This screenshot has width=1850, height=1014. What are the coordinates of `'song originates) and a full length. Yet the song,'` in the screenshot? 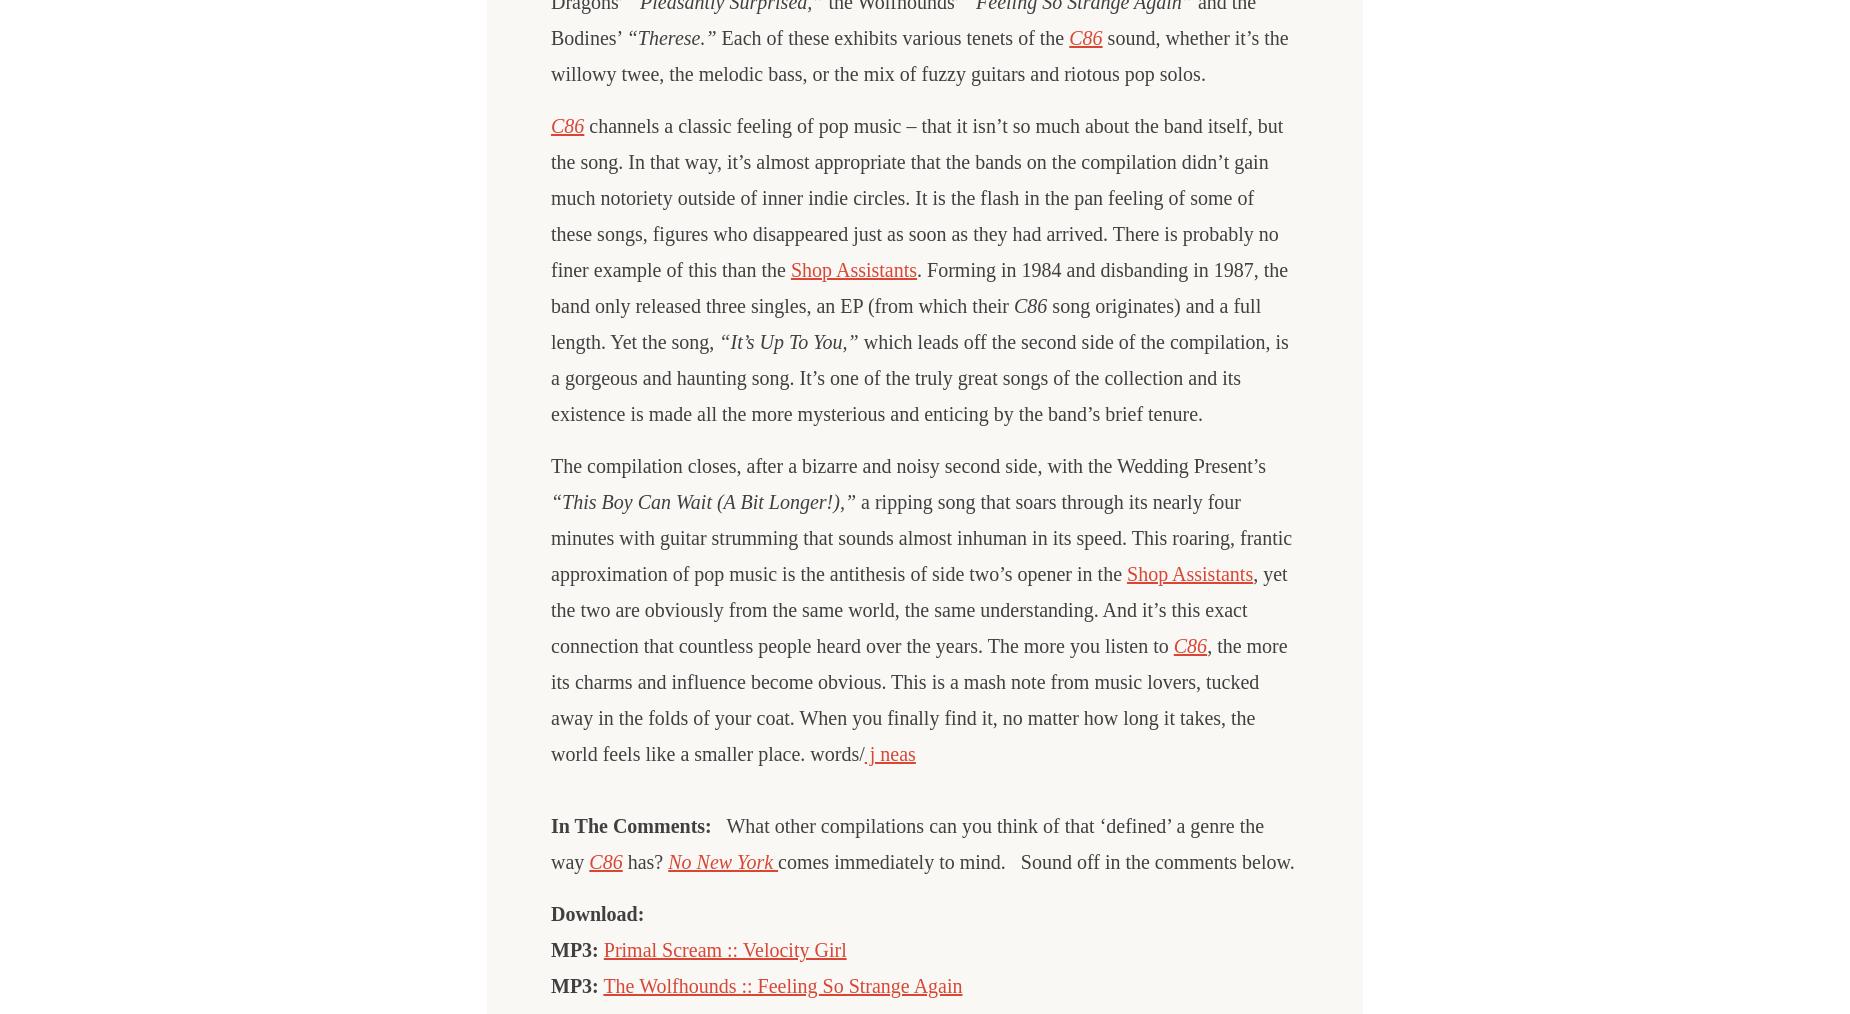 It's located at (905, 323).